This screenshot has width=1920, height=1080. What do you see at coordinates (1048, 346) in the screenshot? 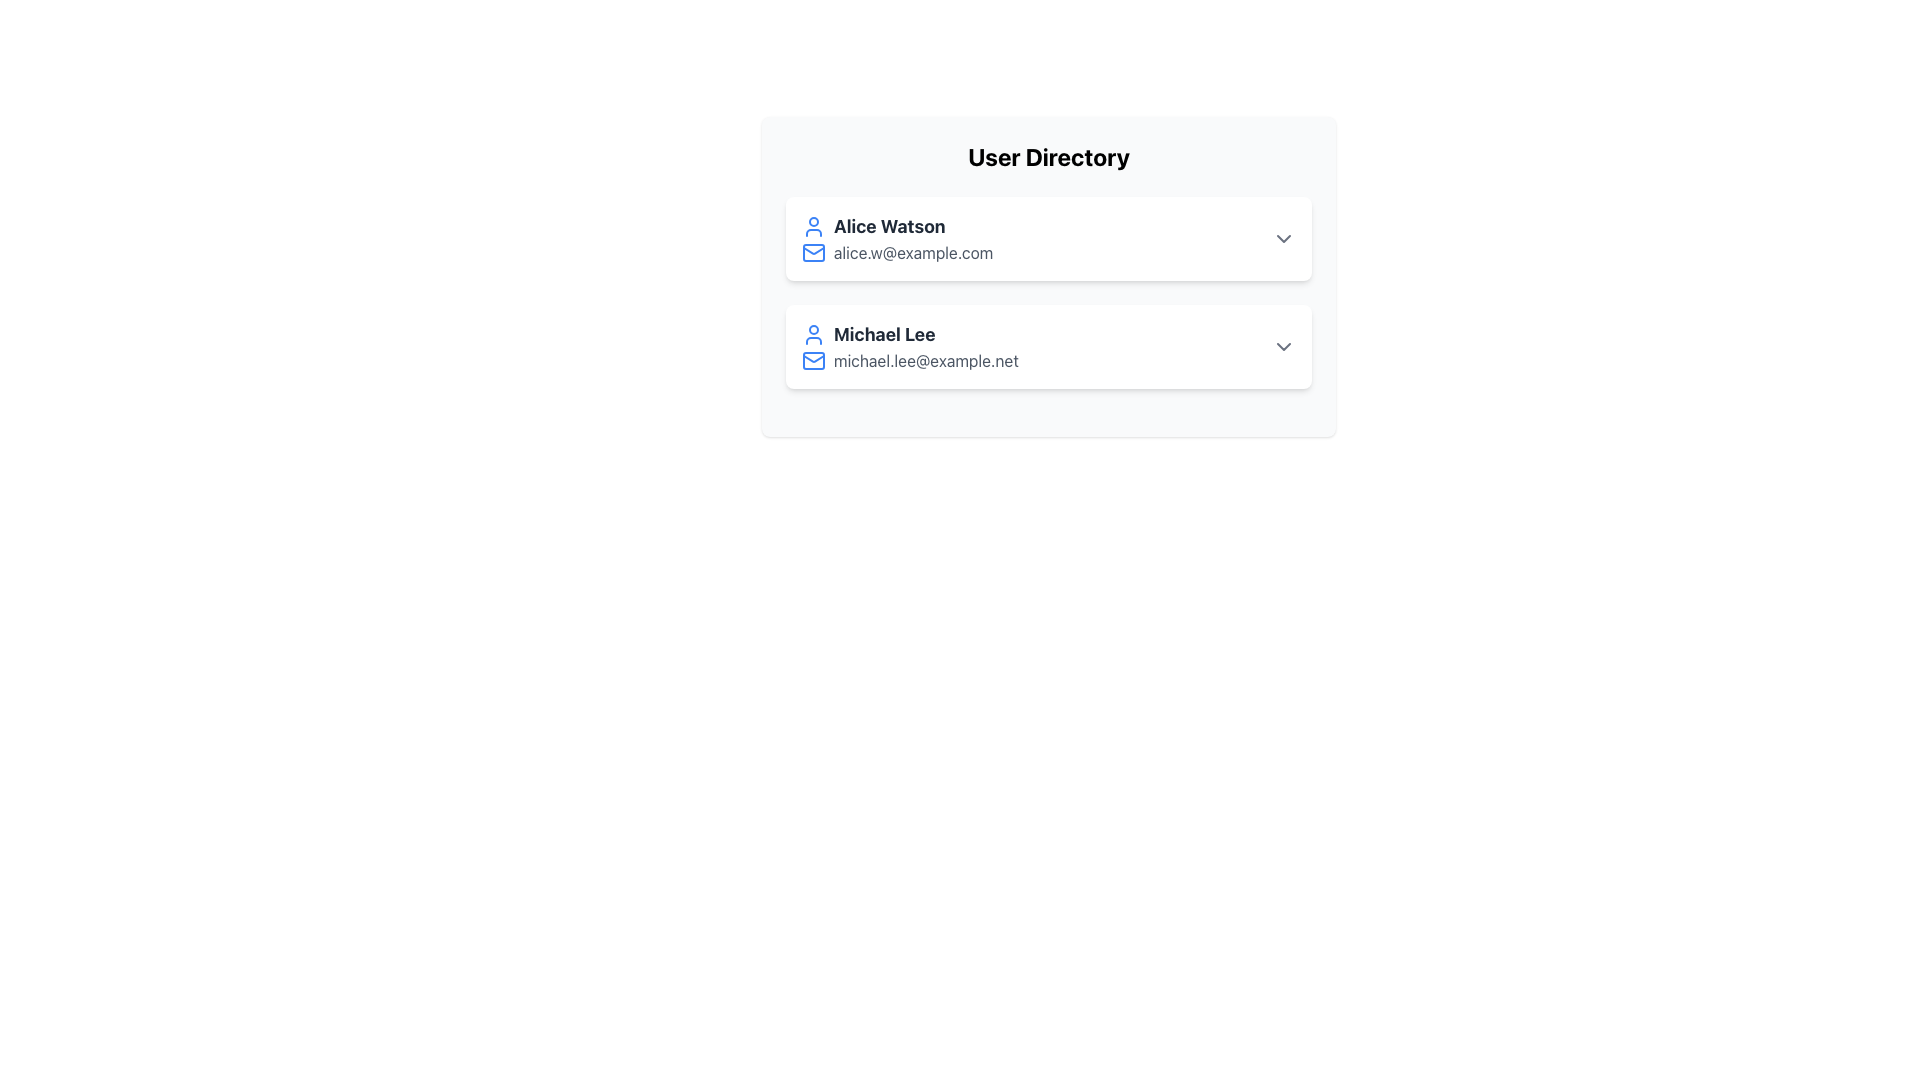
I see `the dropdown of the user entry for 'Michael Lee' in the directory` at bounding box center [1048, 346].